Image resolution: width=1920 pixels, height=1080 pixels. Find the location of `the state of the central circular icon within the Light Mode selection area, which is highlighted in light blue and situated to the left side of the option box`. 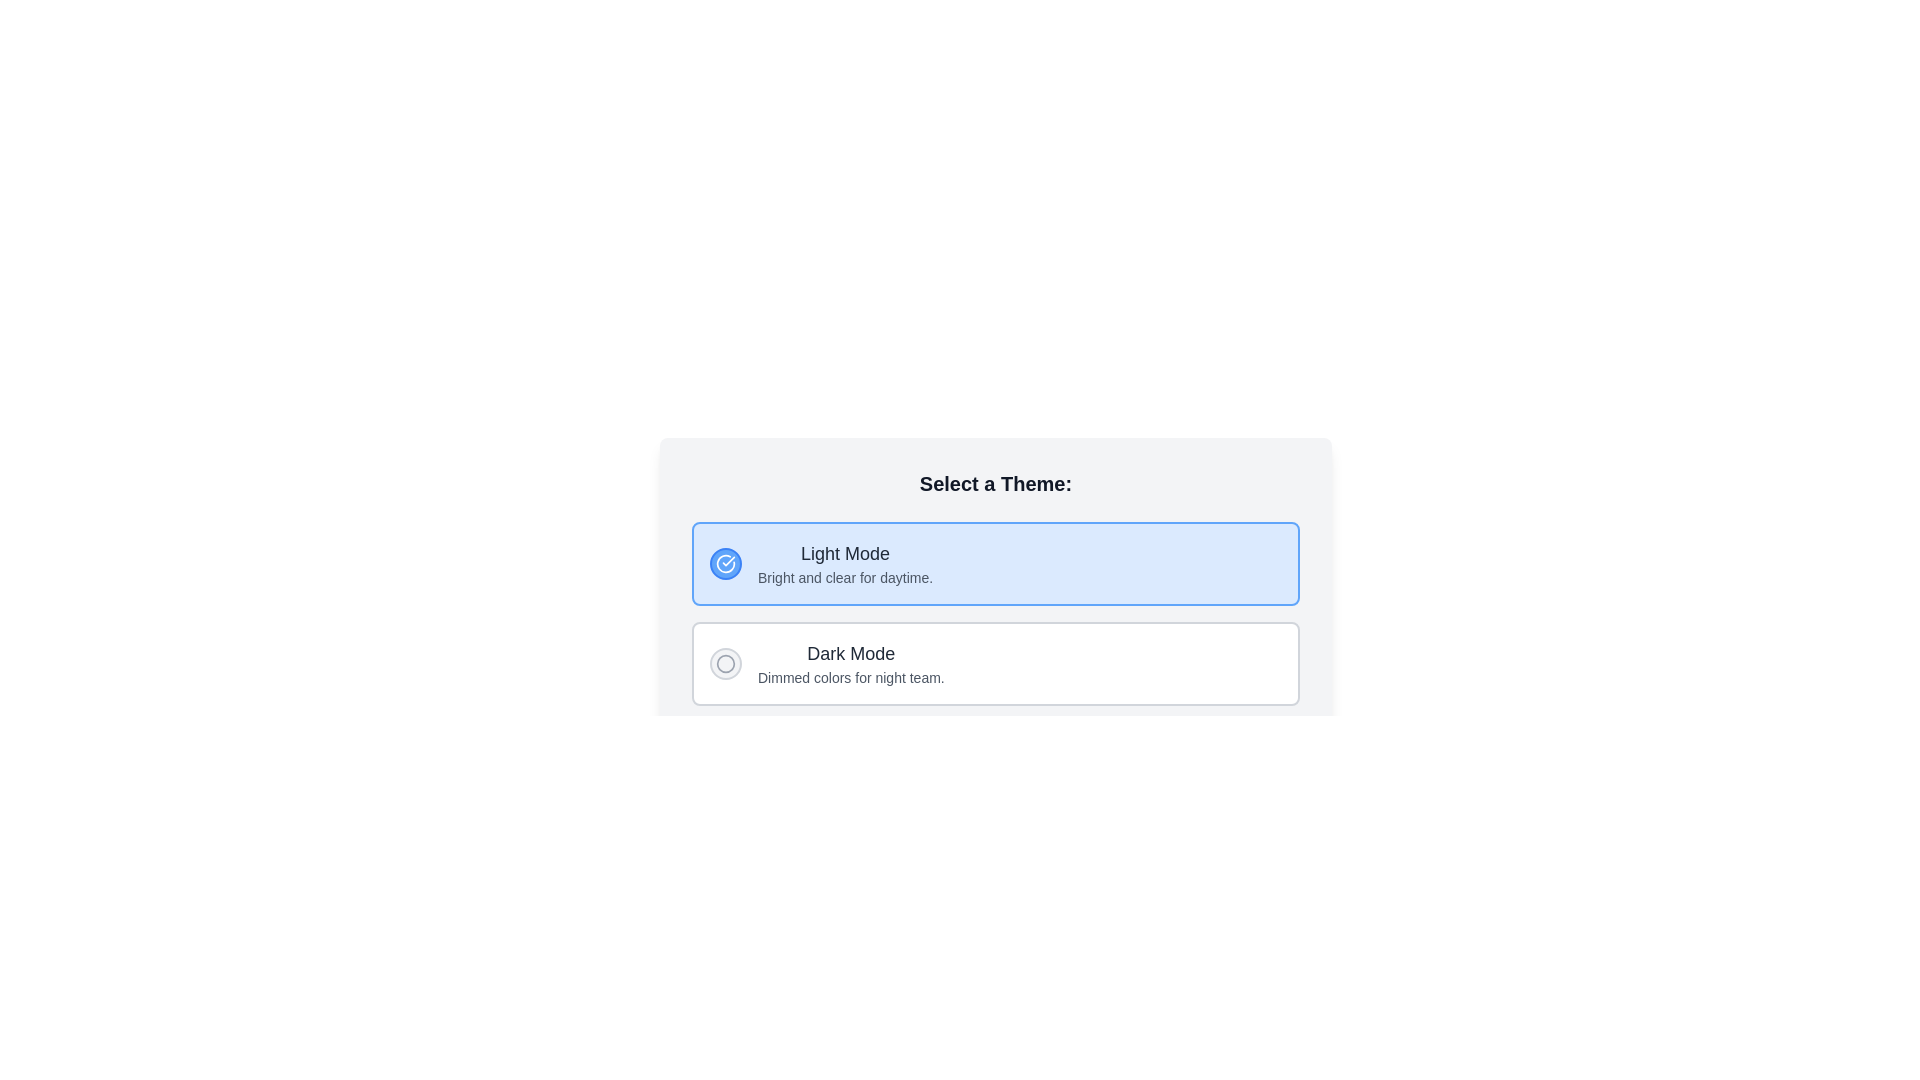

the state of the central circular icon within the Light Mode selection area, which is highlighted in light blue and situated to the left side of the option box is located at coordinates (724, 663).